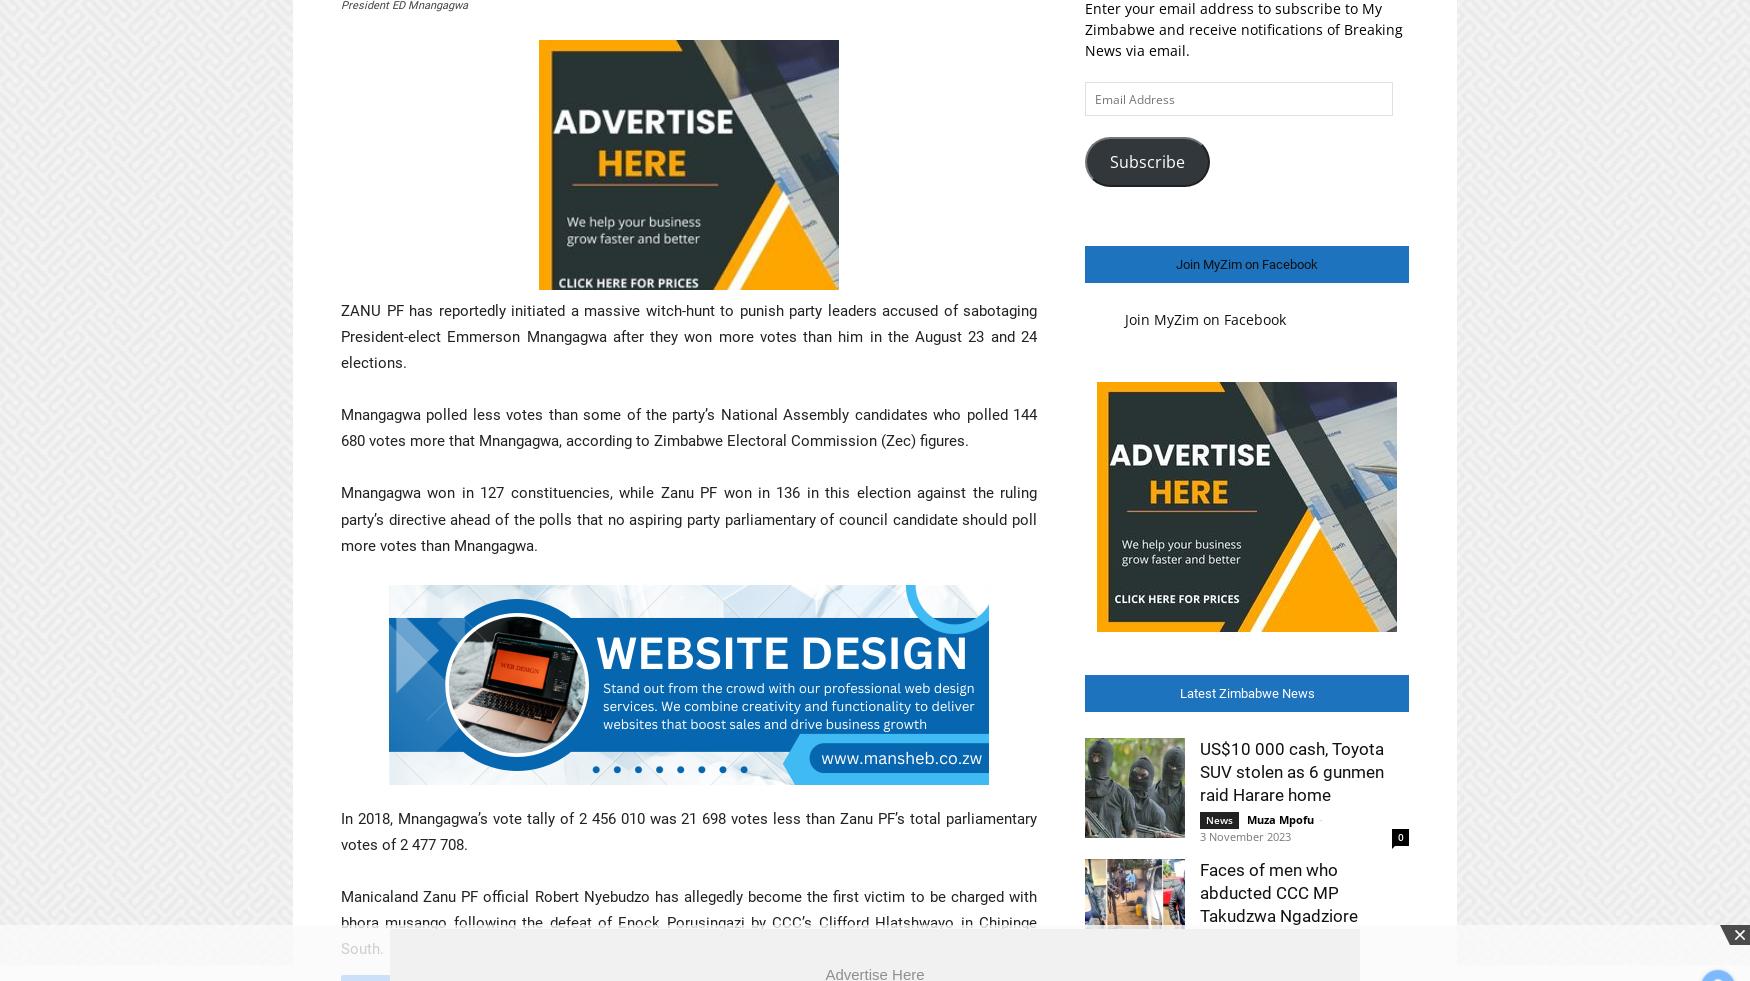 The image size is (1750, 981). I want to click on 'Latest Zimbabwe News', so click(1246, 693).